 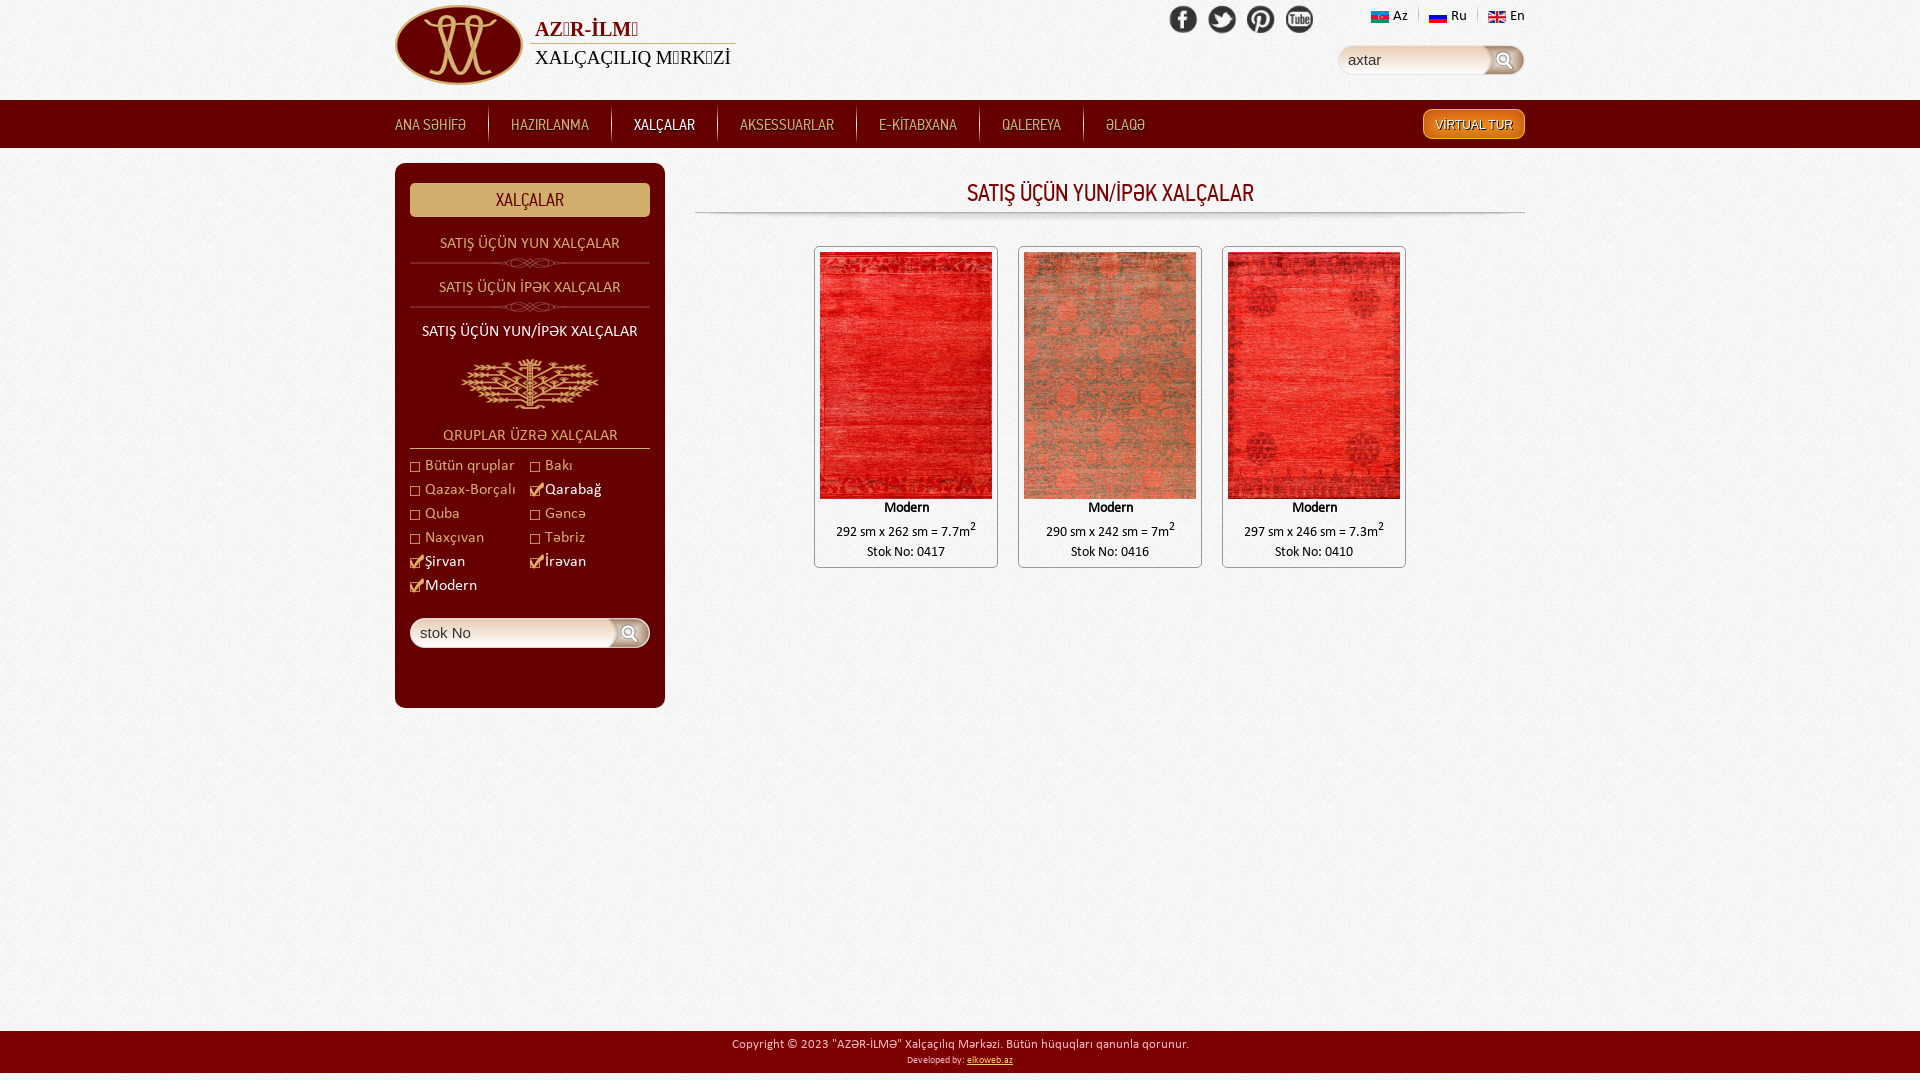 I want to click on 'En', so click(x=1506, y=16).